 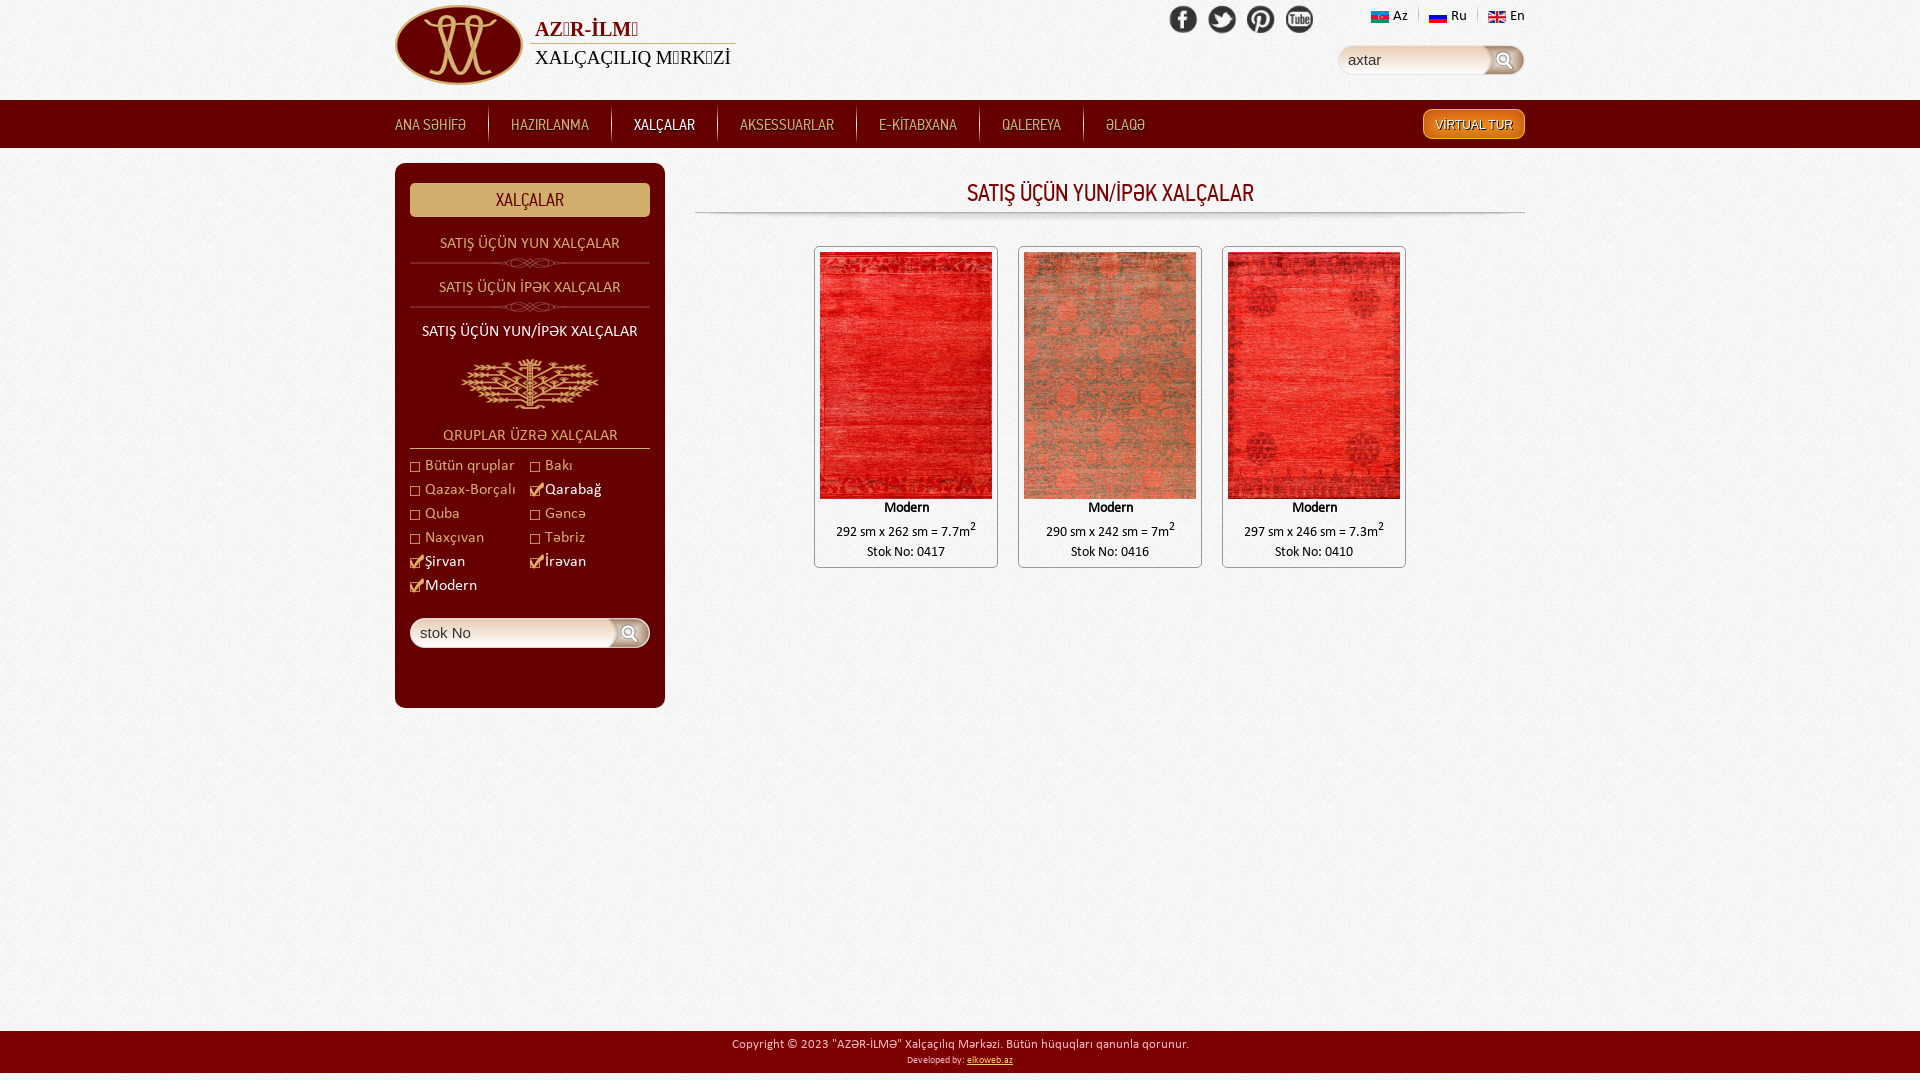 I want to click on 'En', so click(x=1506, y=16).